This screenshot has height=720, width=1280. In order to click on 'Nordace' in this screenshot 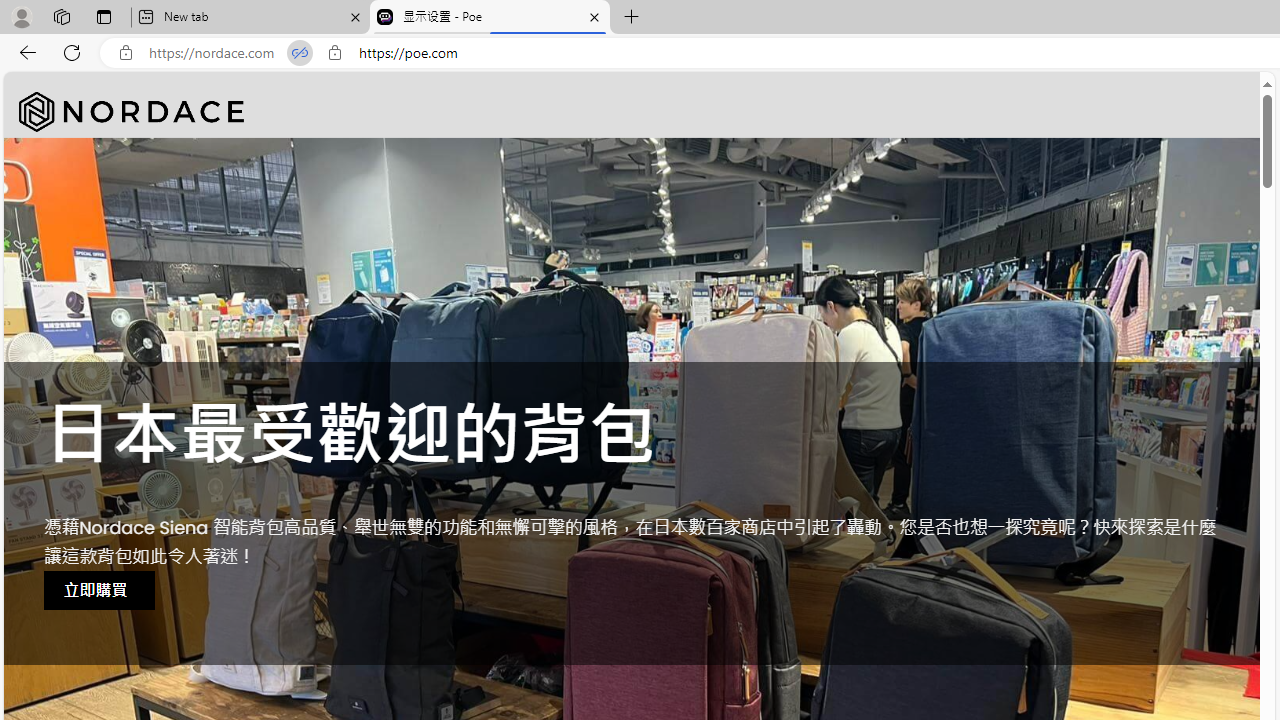, I will do `click(130, 111)`.